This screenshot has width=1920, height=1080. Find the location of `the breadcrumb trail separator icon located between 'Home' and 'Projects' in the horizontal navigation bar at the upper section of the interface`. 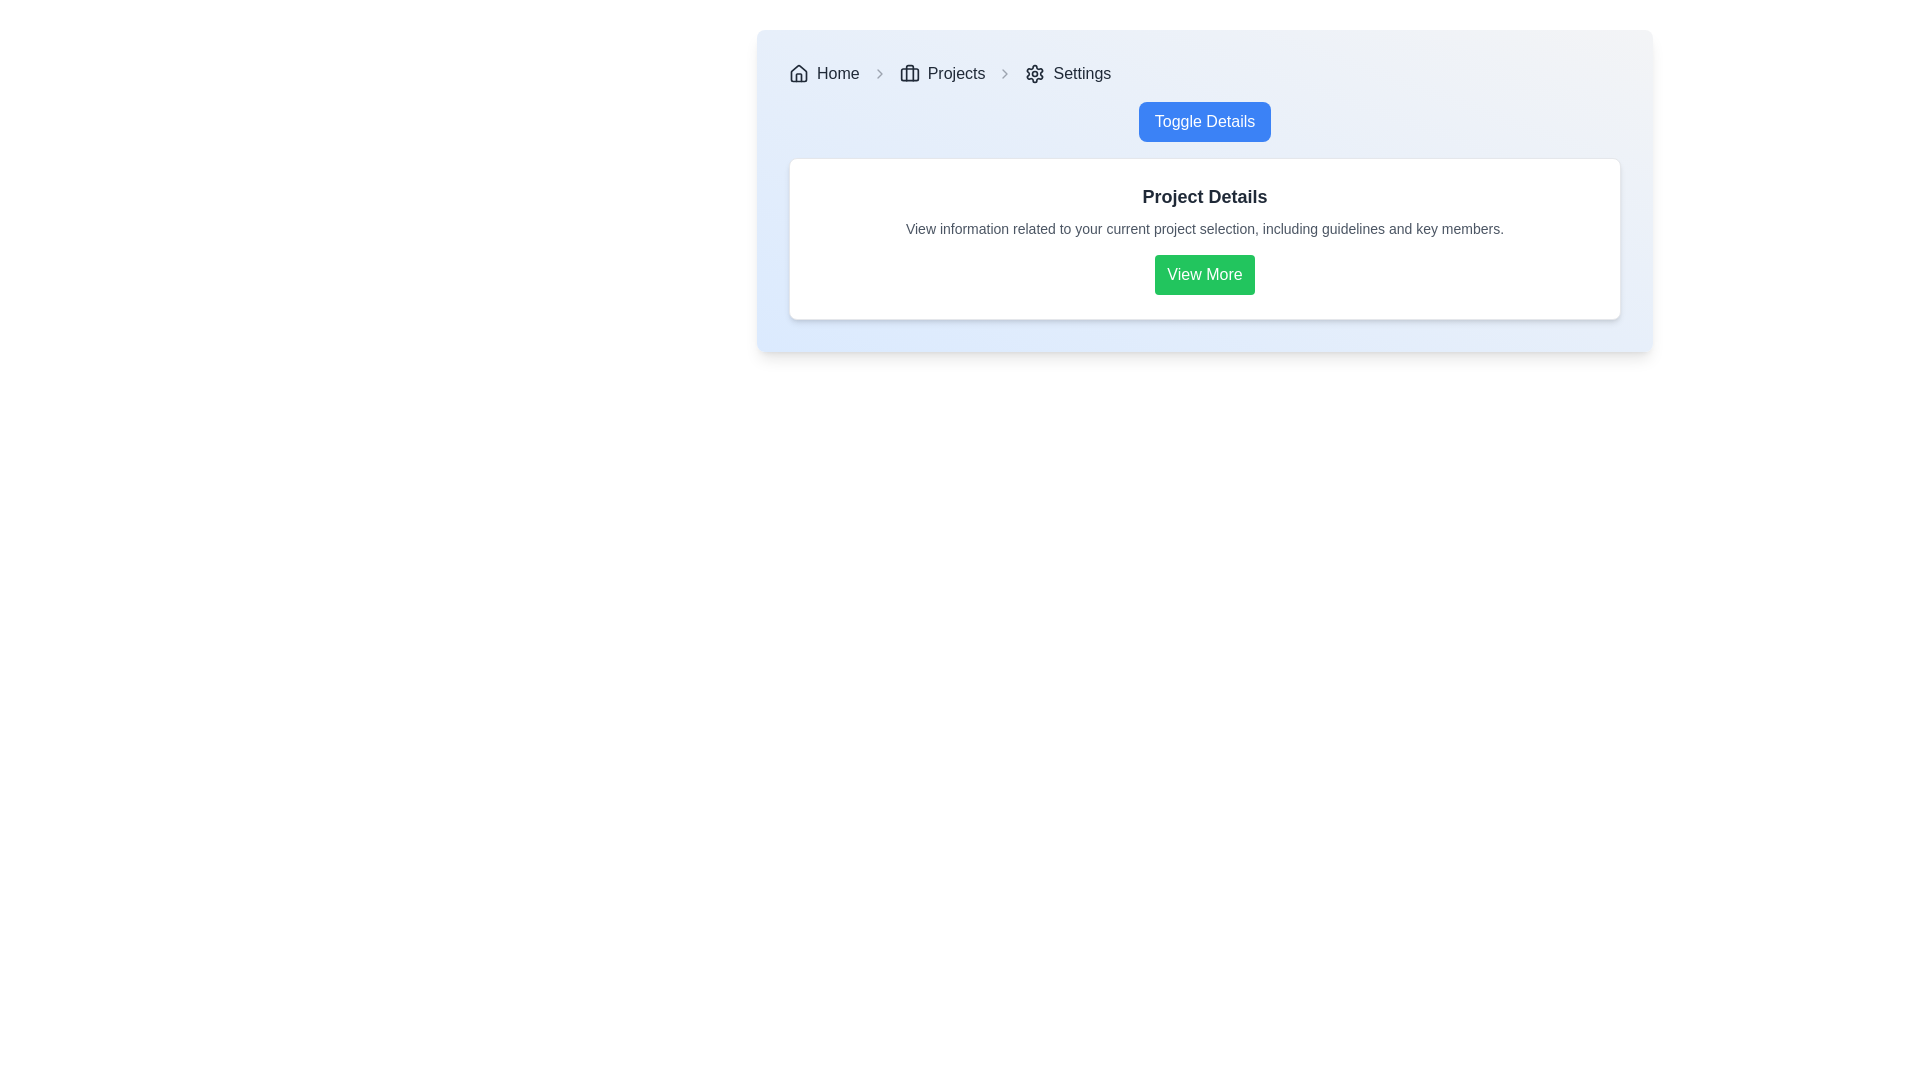

the breadcrumb trail separator icon located between 'Home' and 'Projects' in the horizontal navigation bar at the upper section of the interface is located at coordinates (879, 72).